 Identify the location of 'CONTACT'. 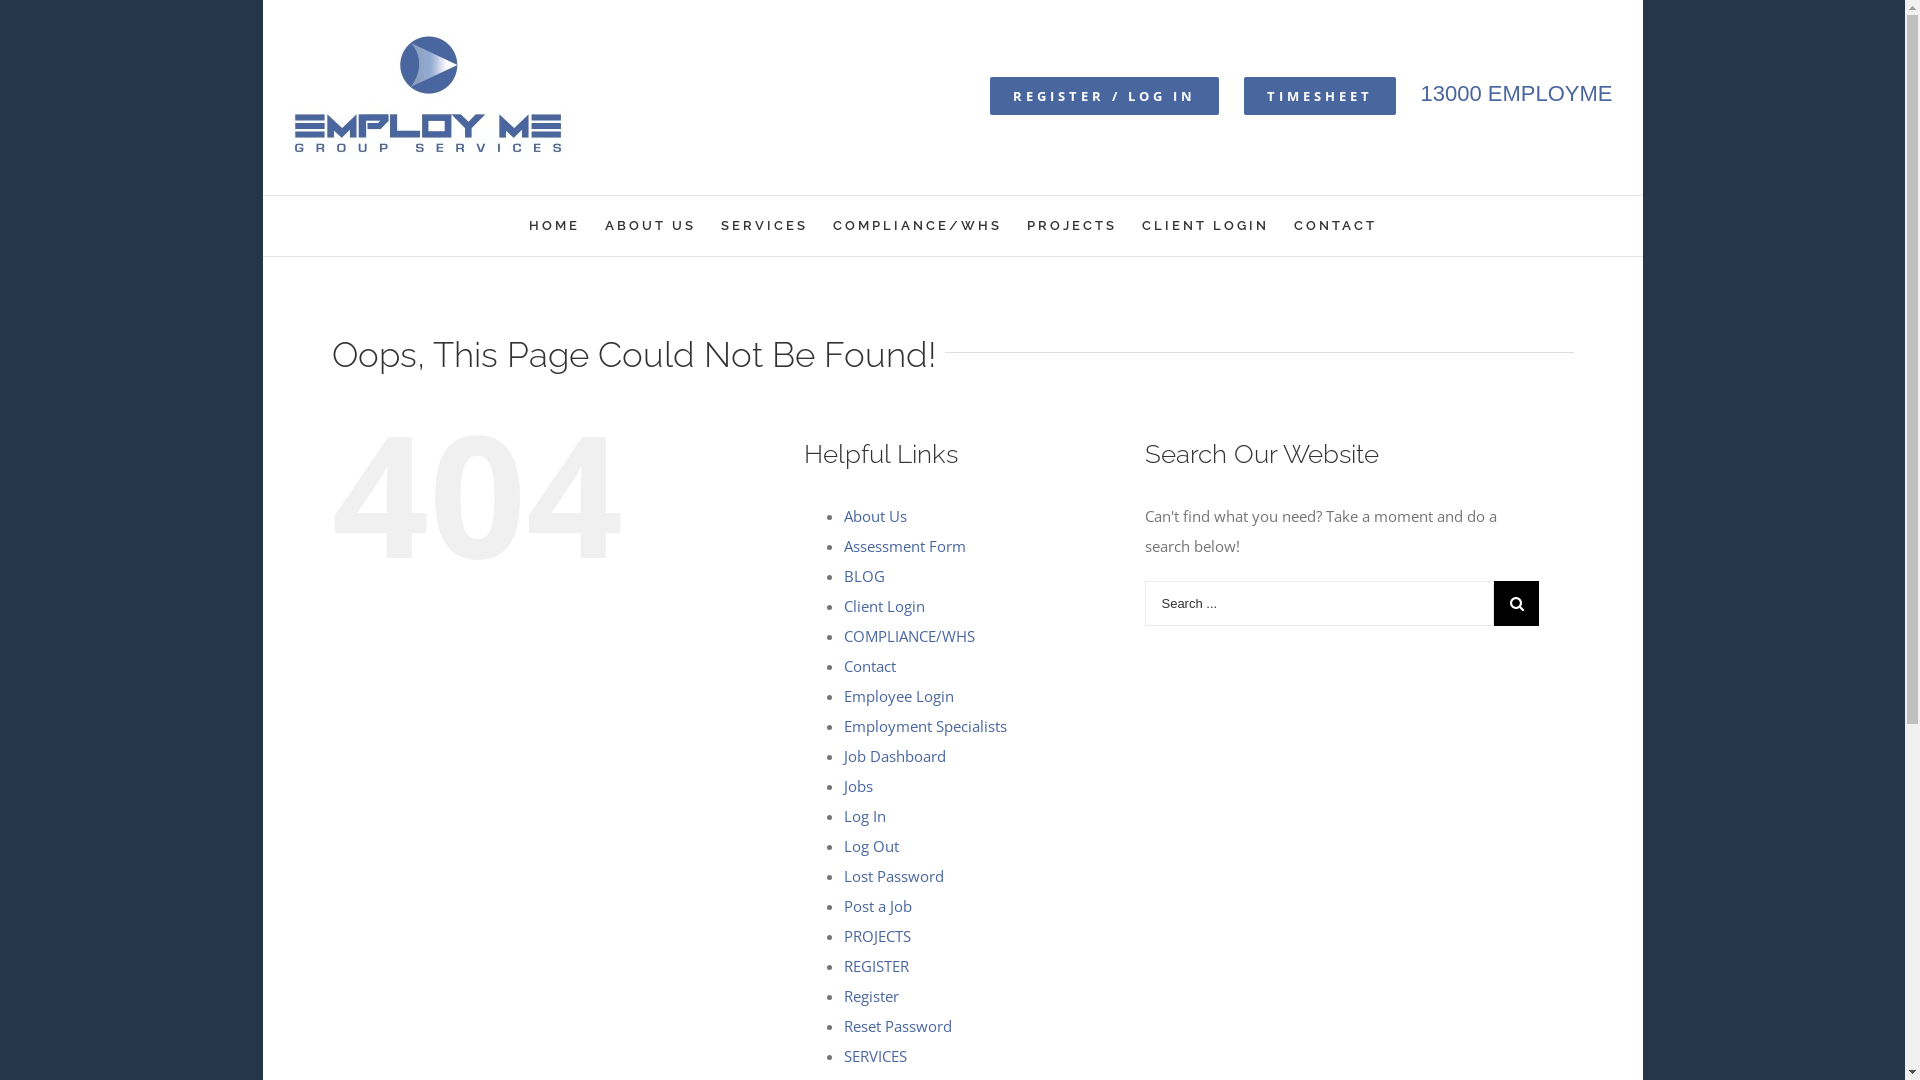
(1335, 225).